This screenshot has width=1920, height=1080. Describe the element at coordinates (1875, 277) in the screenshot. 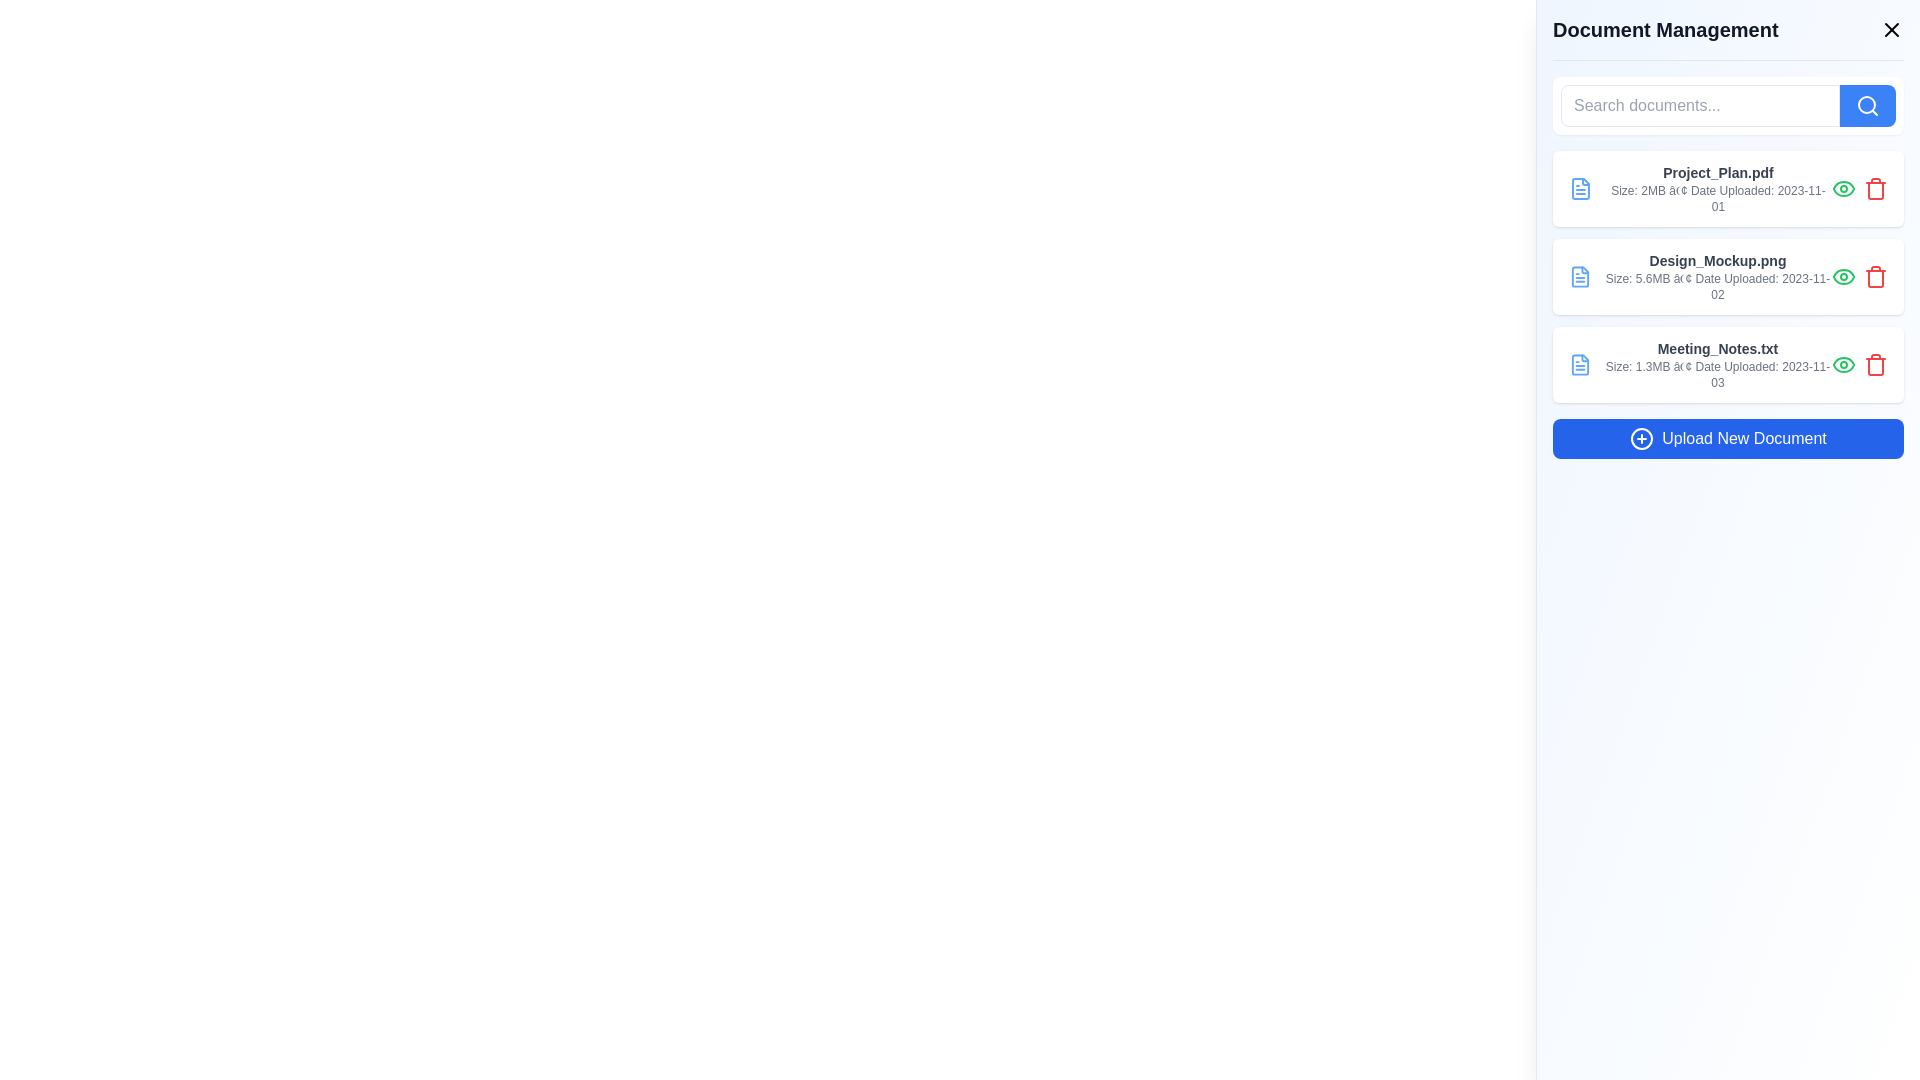

I see `the delete icon button associated with the document labeled 'Design_Mockup.png', which is positioned to the right of the green 'view' icon` at that location.